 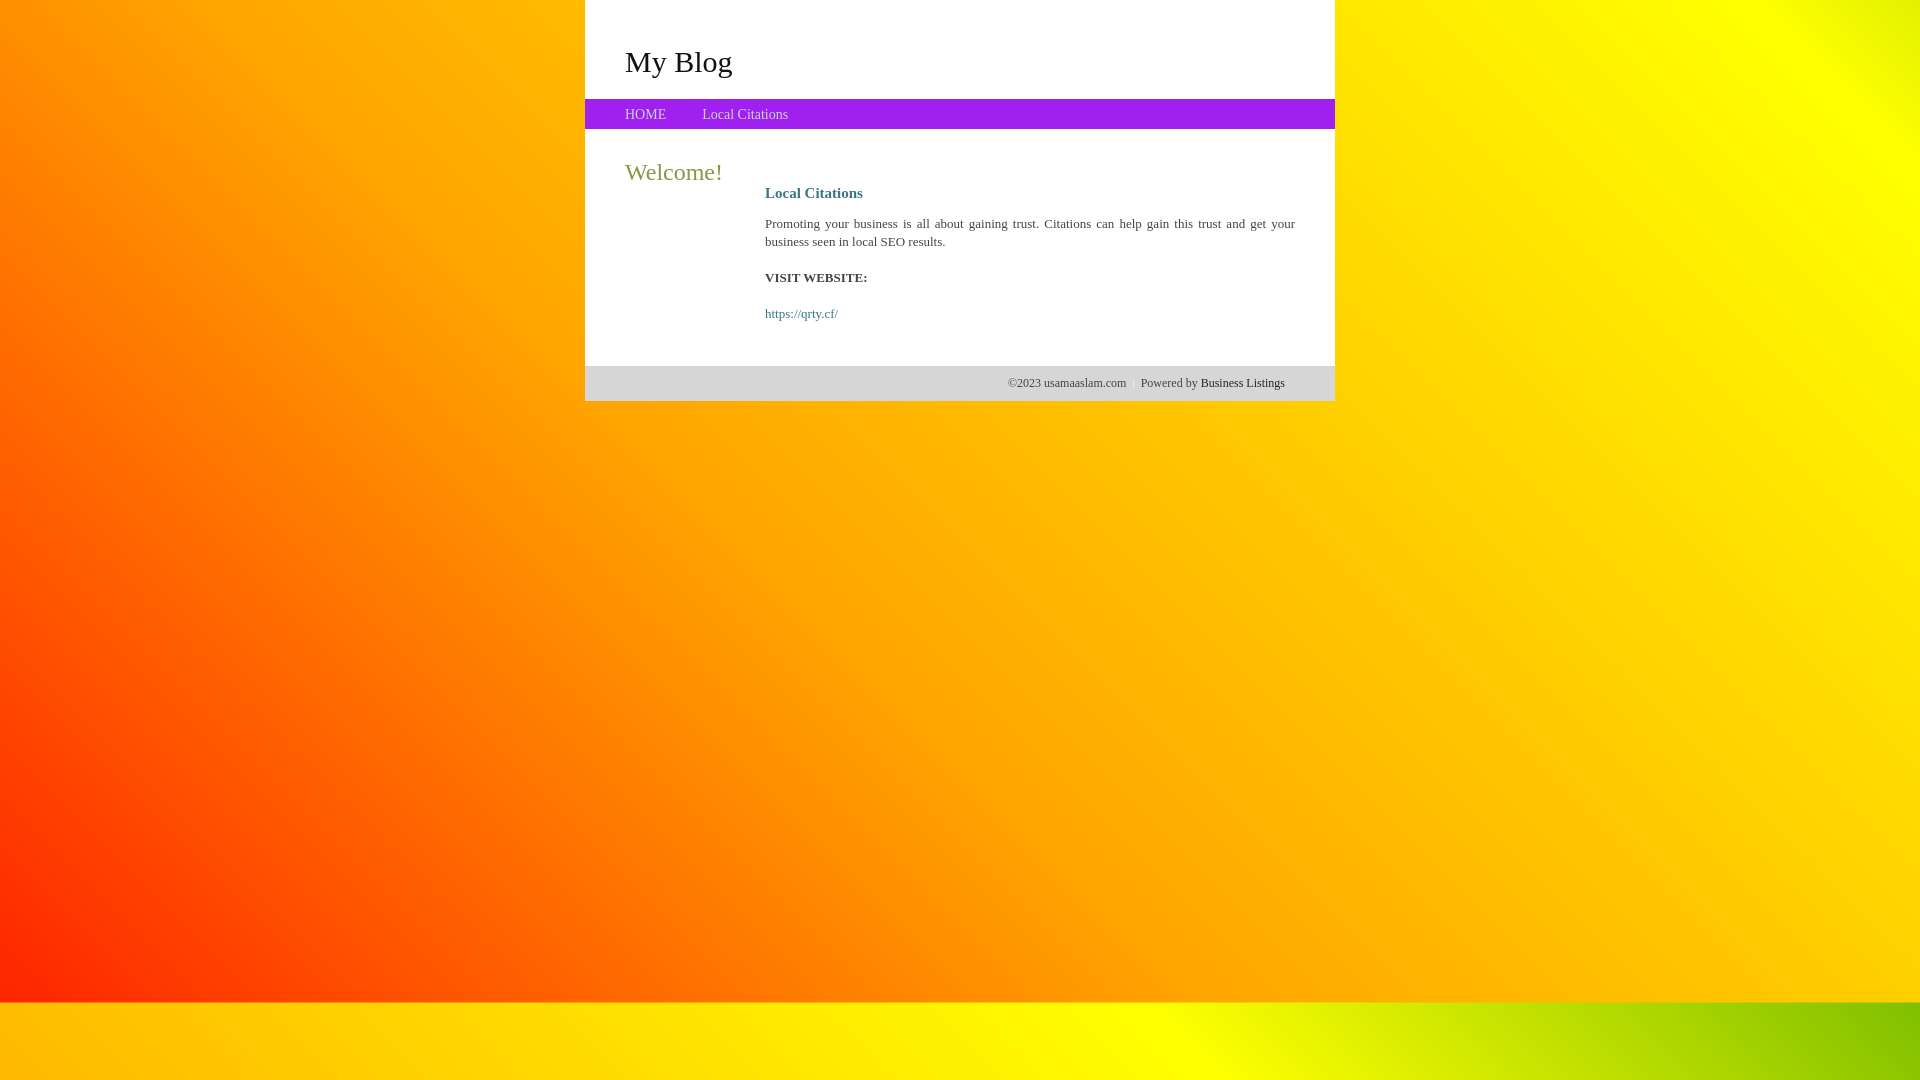 I want to click on 'HOME', so click(x=623, y=114).